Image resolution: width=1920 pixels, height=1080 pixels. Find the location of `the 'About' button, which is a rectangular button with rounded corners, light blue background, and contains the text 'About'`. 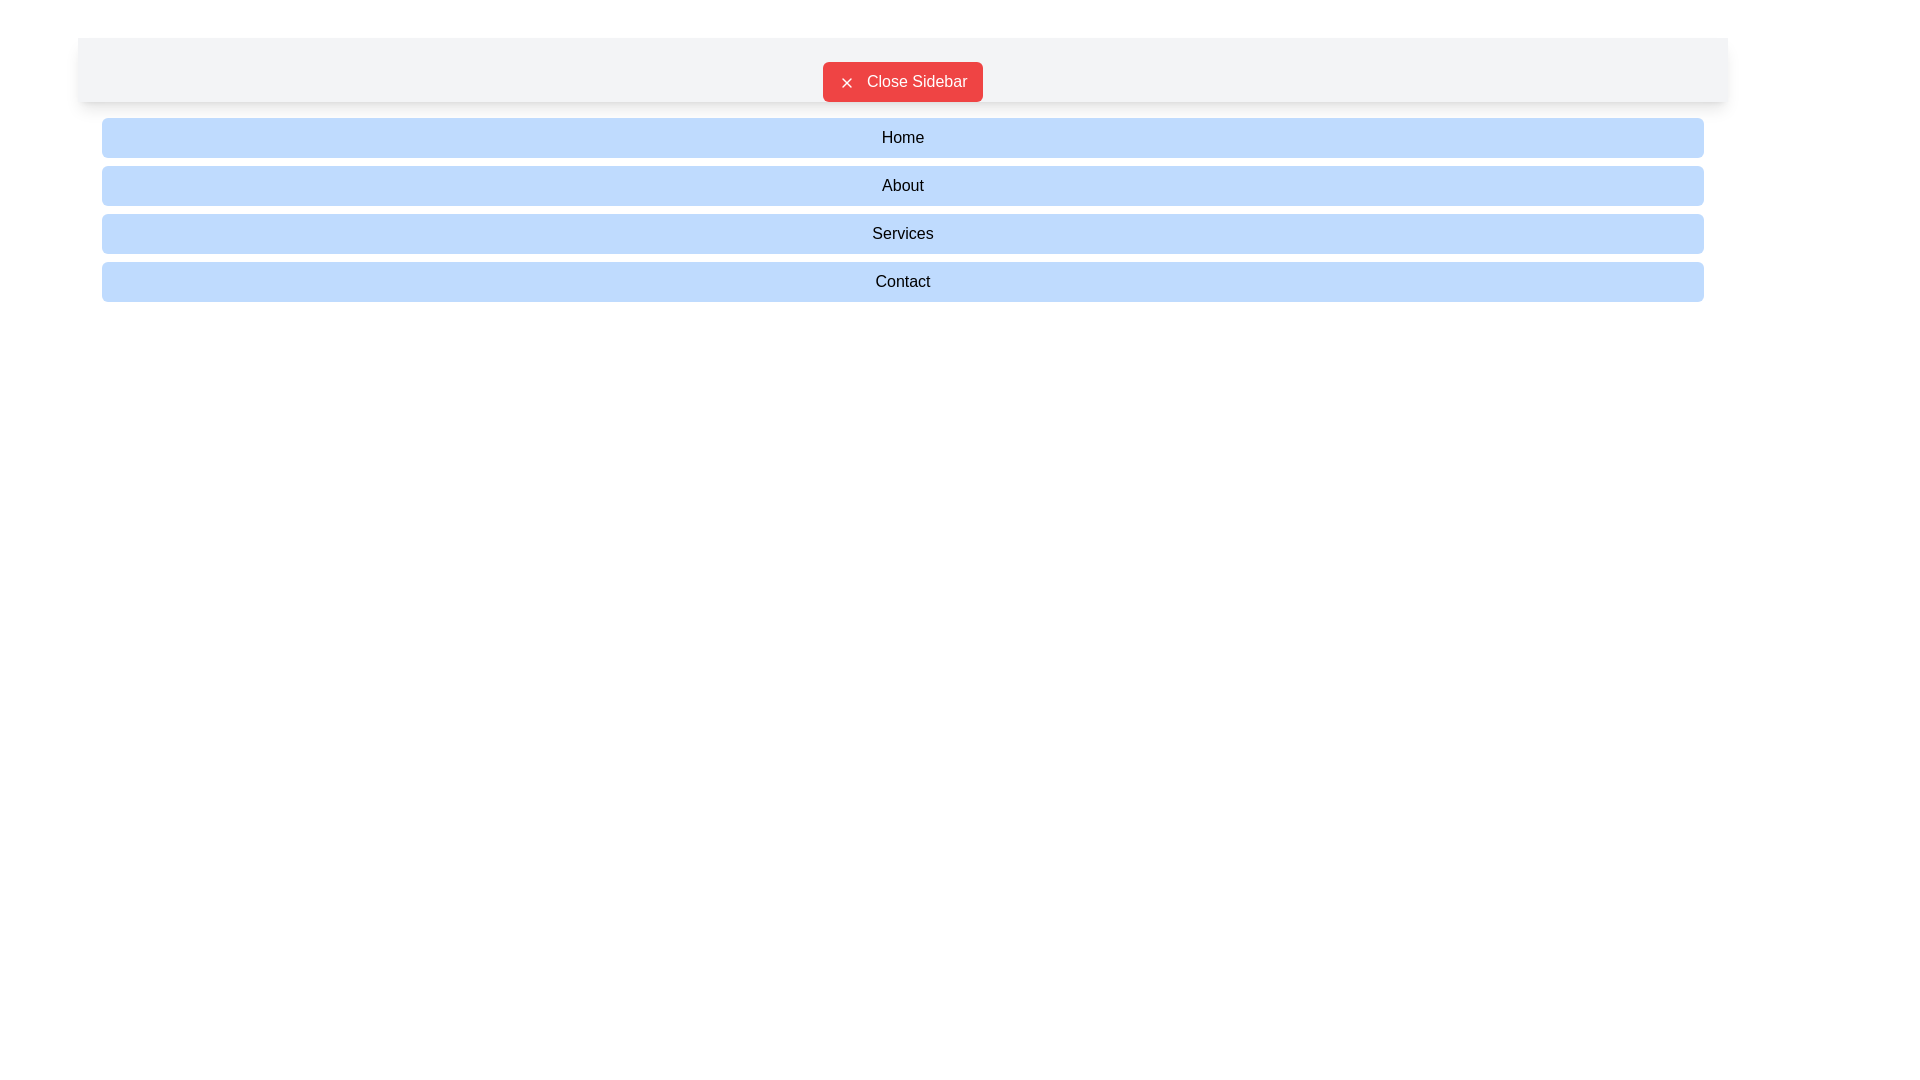

the 'About' button, which is a rectangular button with rounded corners, light blue background, and contains the text 'About' is located at coordinates (901, 185).